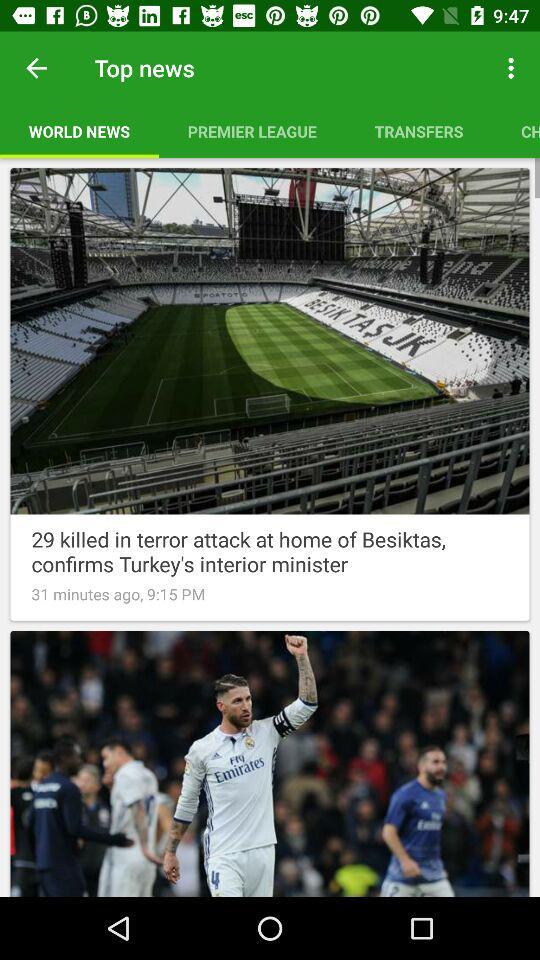  What do you see at coordinates (516, 130) in the screenshot?
I see `item next to the transfers` at bounding box center [516, 130].